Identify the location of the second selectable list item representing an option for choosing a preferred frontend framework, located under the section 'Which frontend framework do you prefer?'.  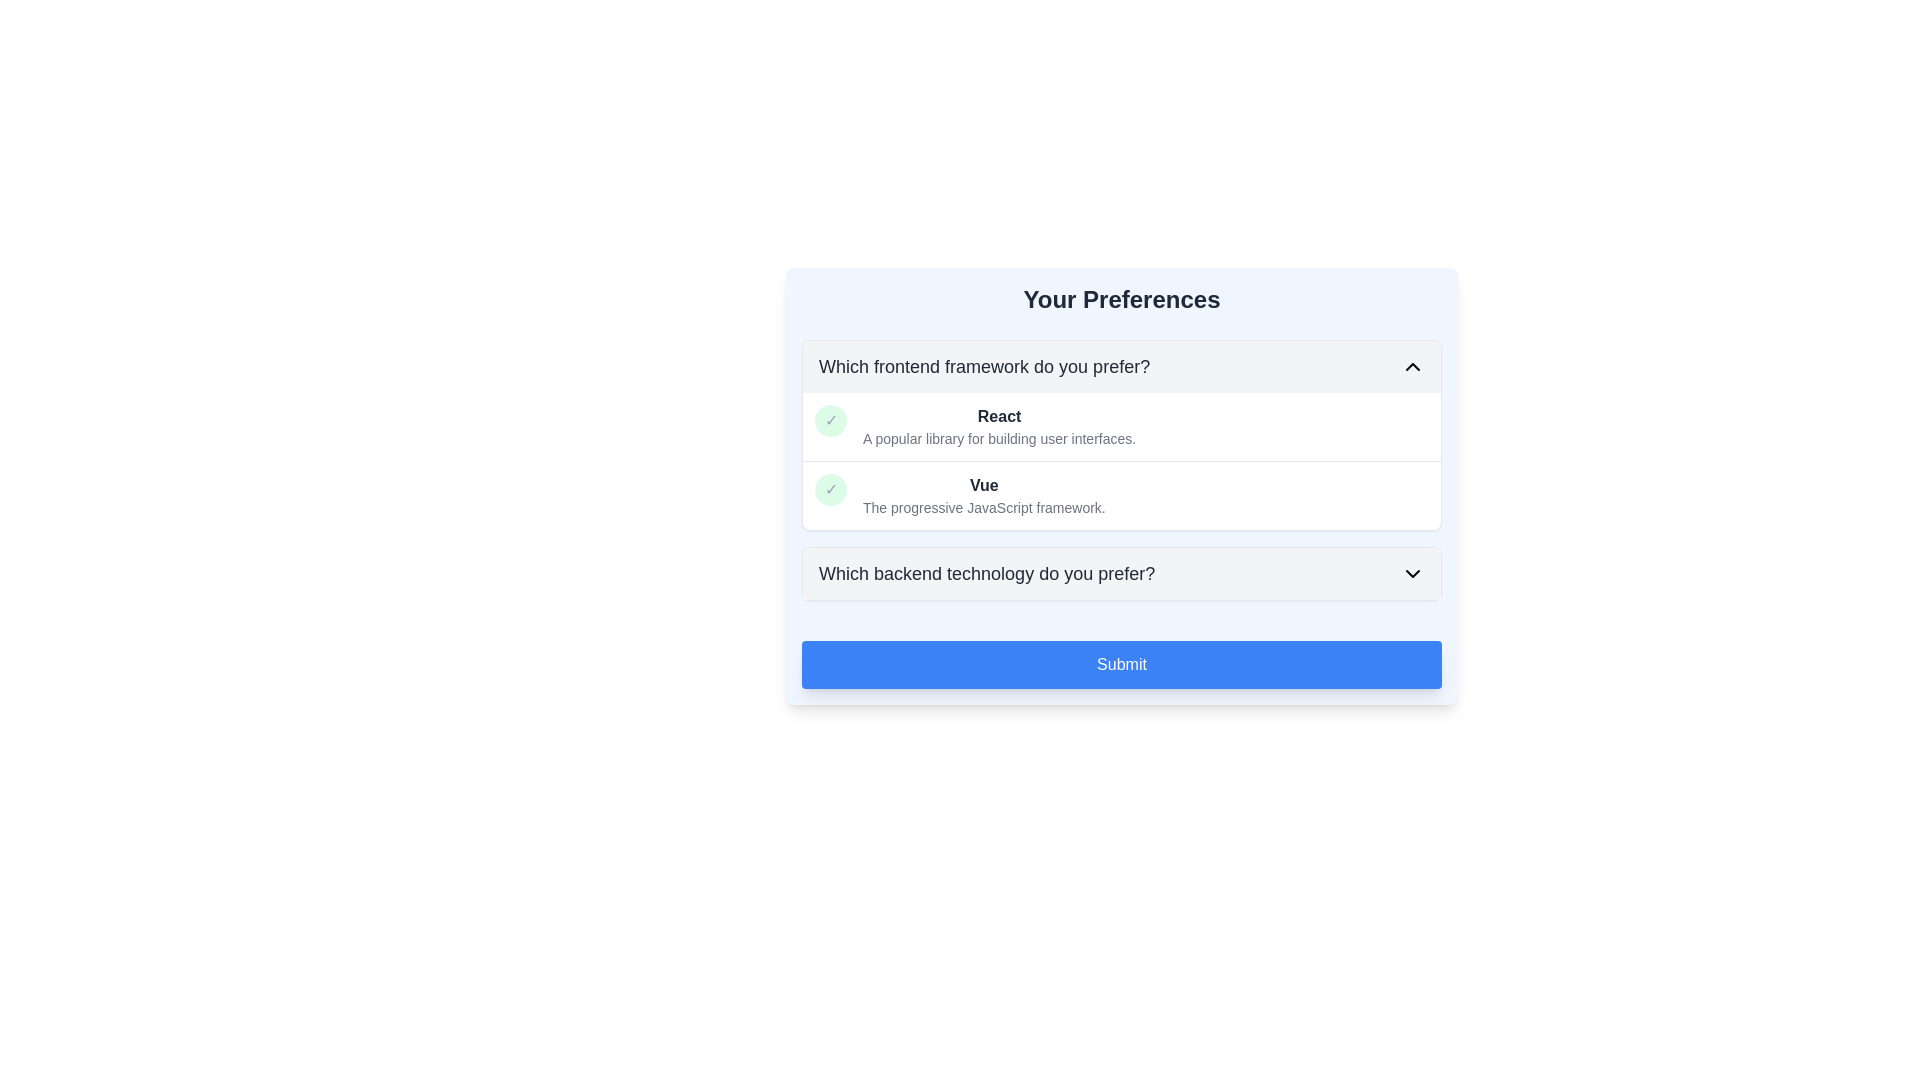
(1122, 495).